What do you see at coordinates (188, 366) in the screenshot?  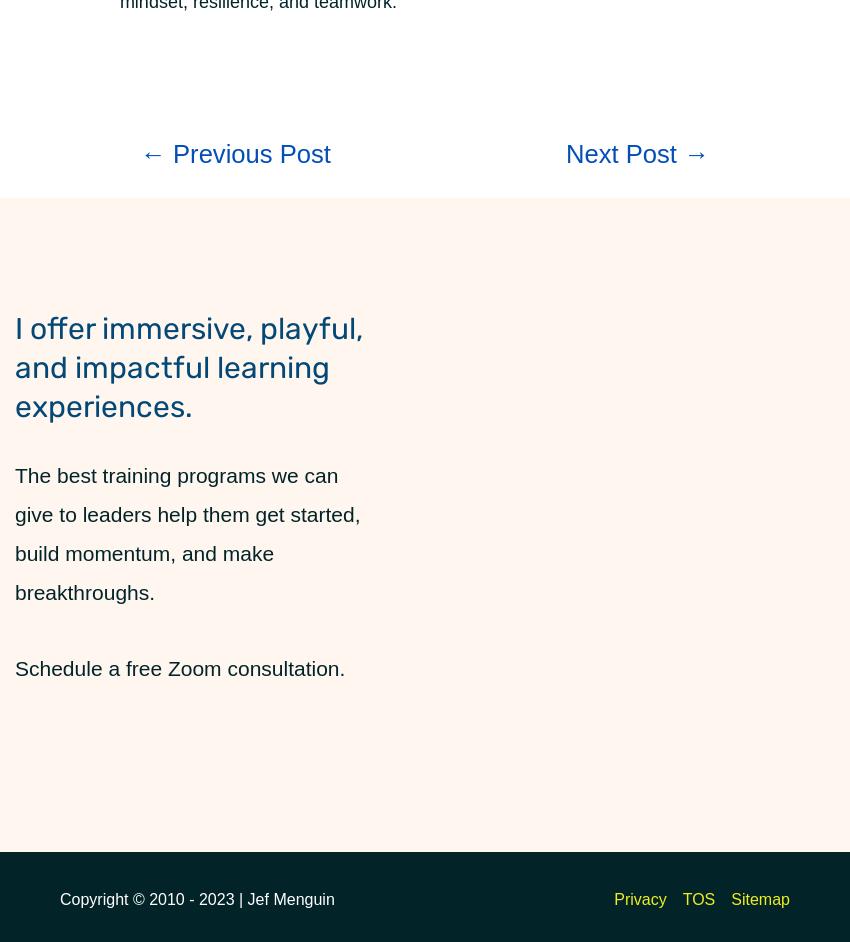 I see `'I offer immersive, playful, and impactful learning experiences.'` at bounding box center [188, 366].